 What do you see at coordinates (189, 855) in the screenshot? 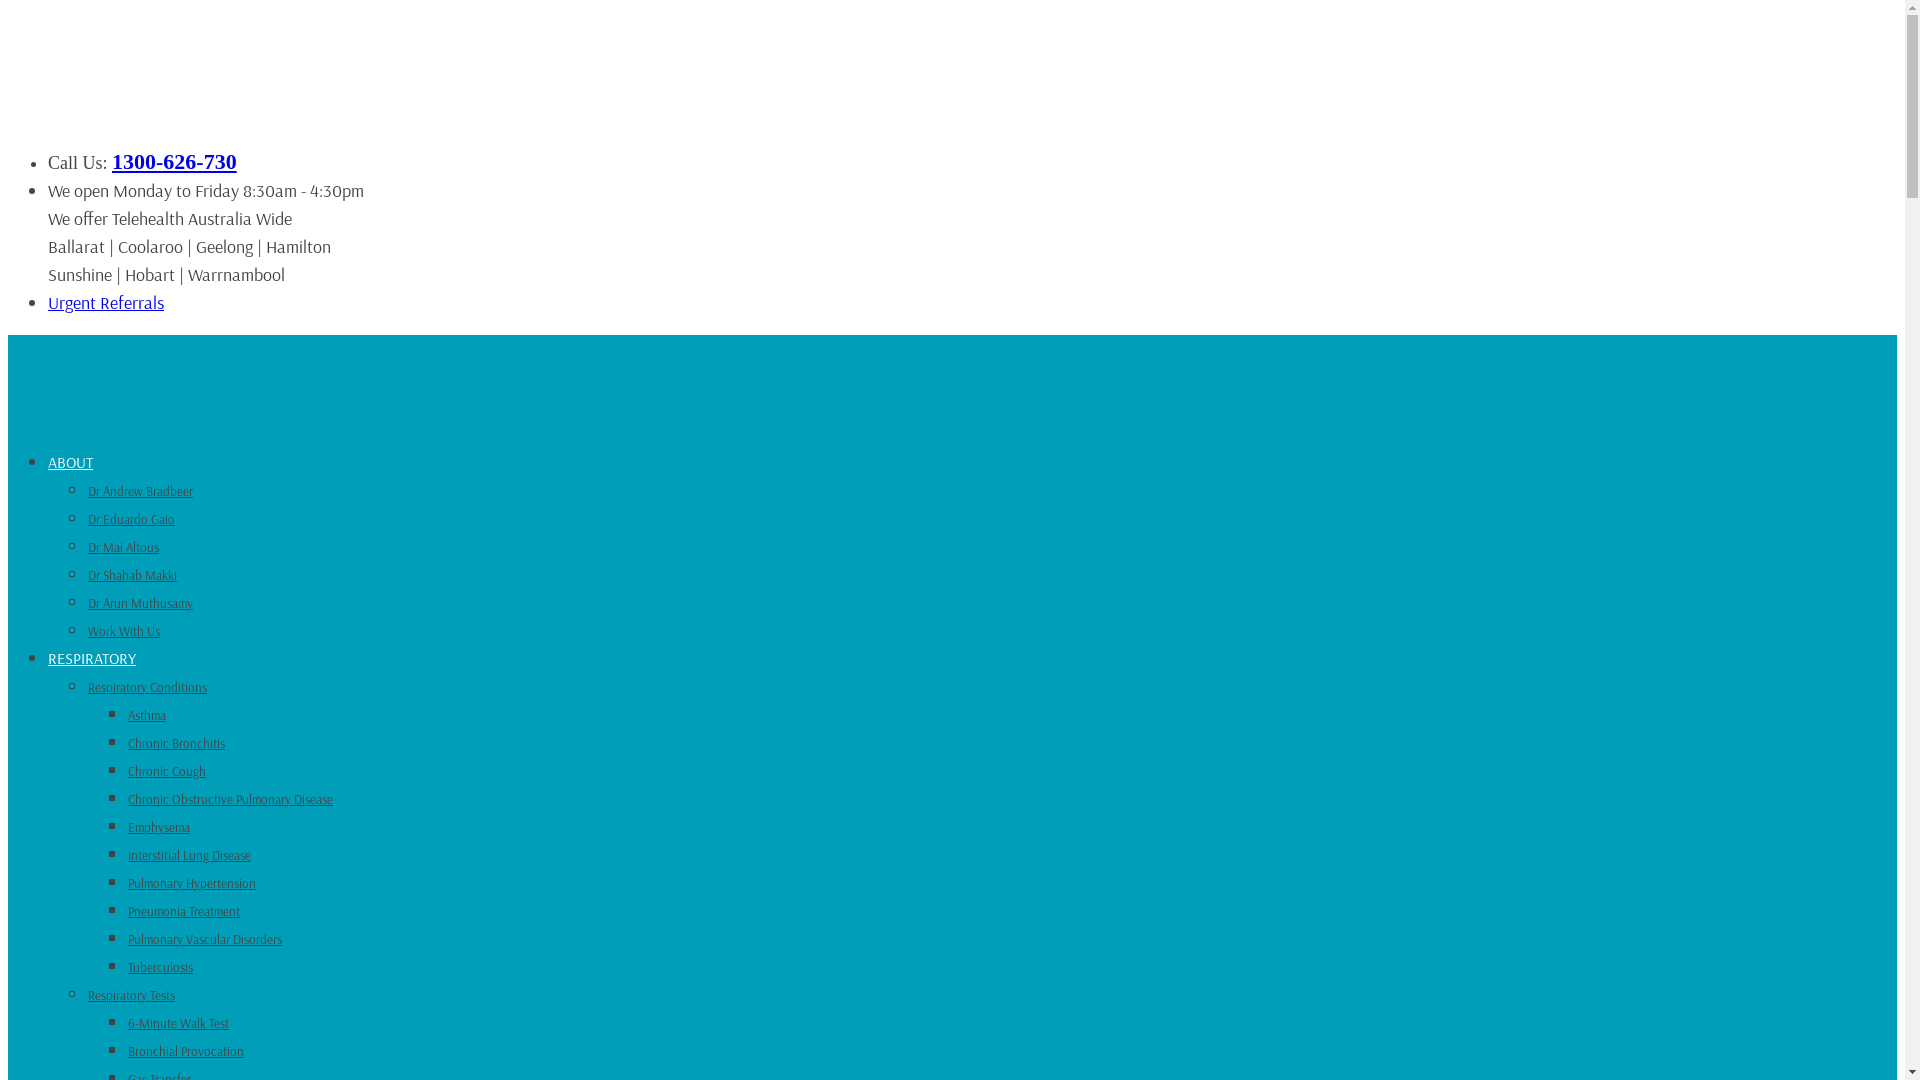
I see `'Interstitial Lung Disease'` at bounding box center [189, 855].